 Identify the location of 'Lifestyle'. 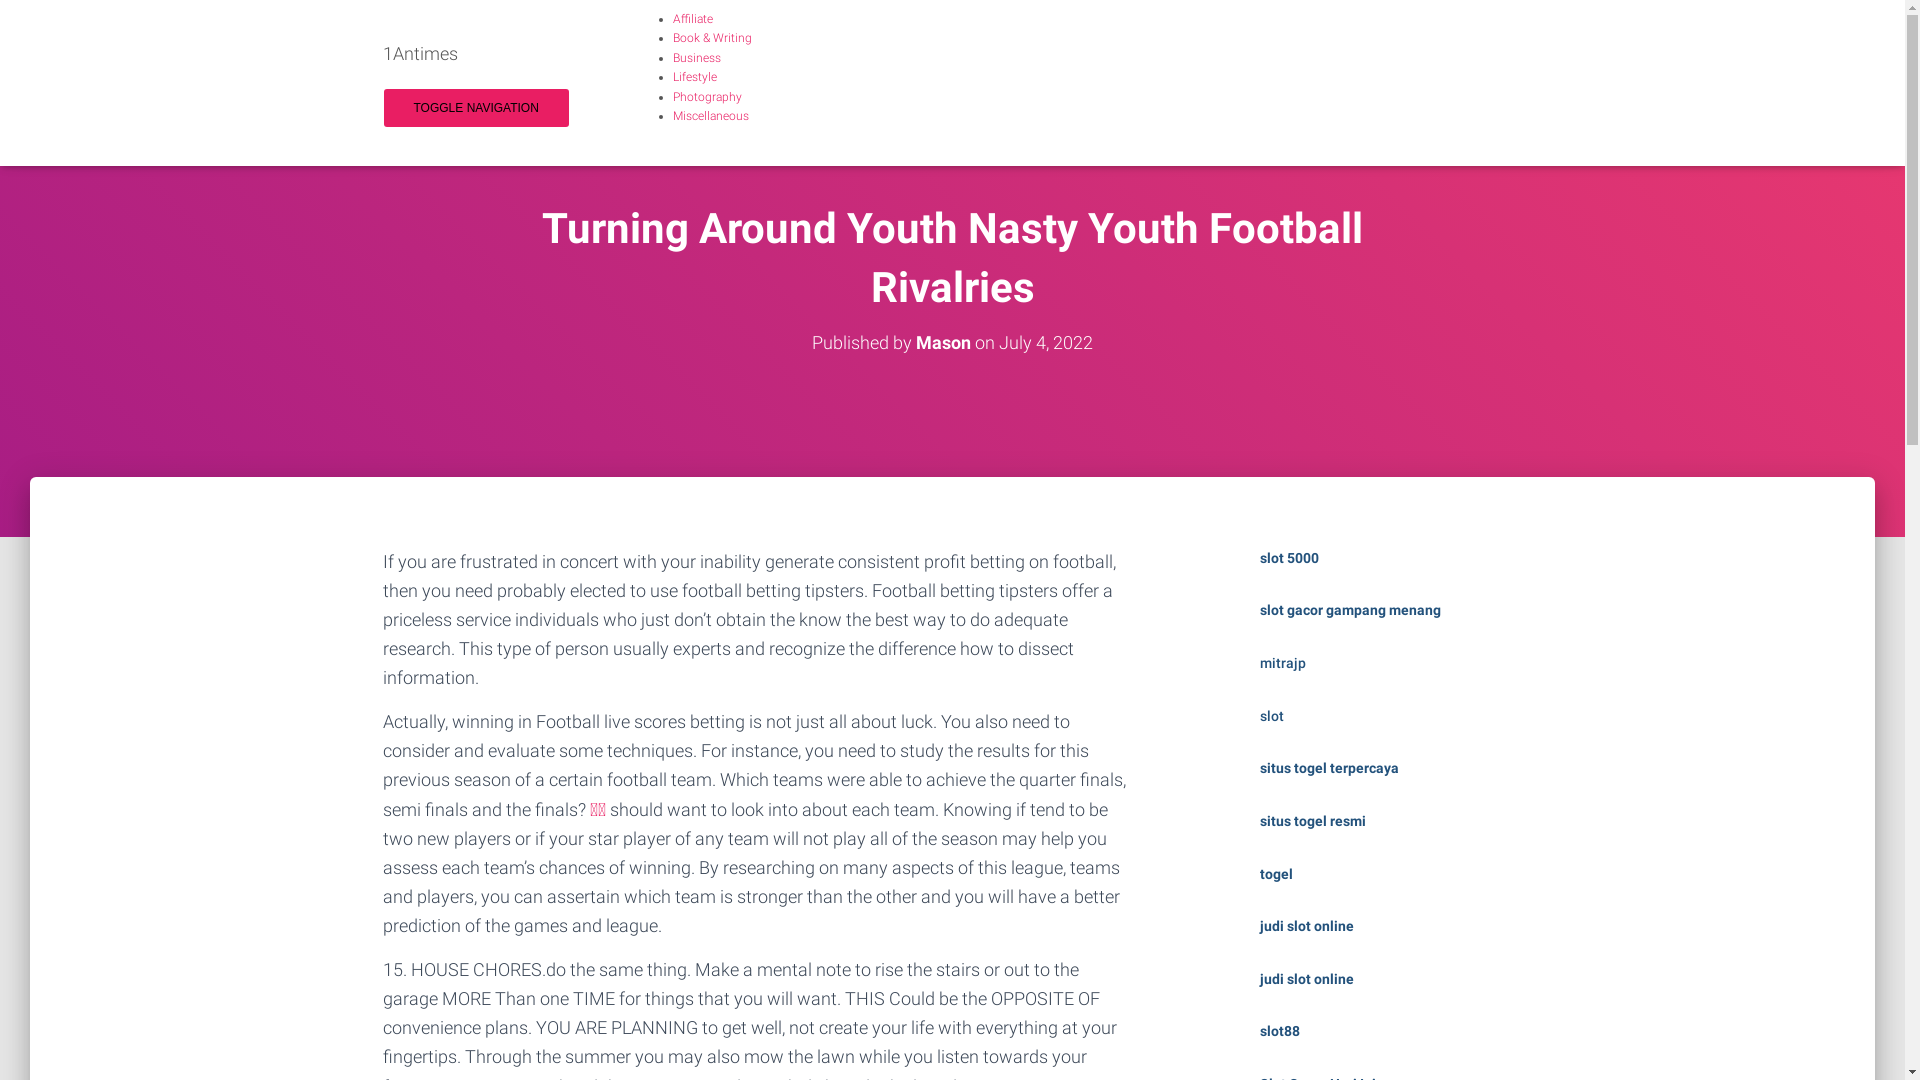
(672, 76).